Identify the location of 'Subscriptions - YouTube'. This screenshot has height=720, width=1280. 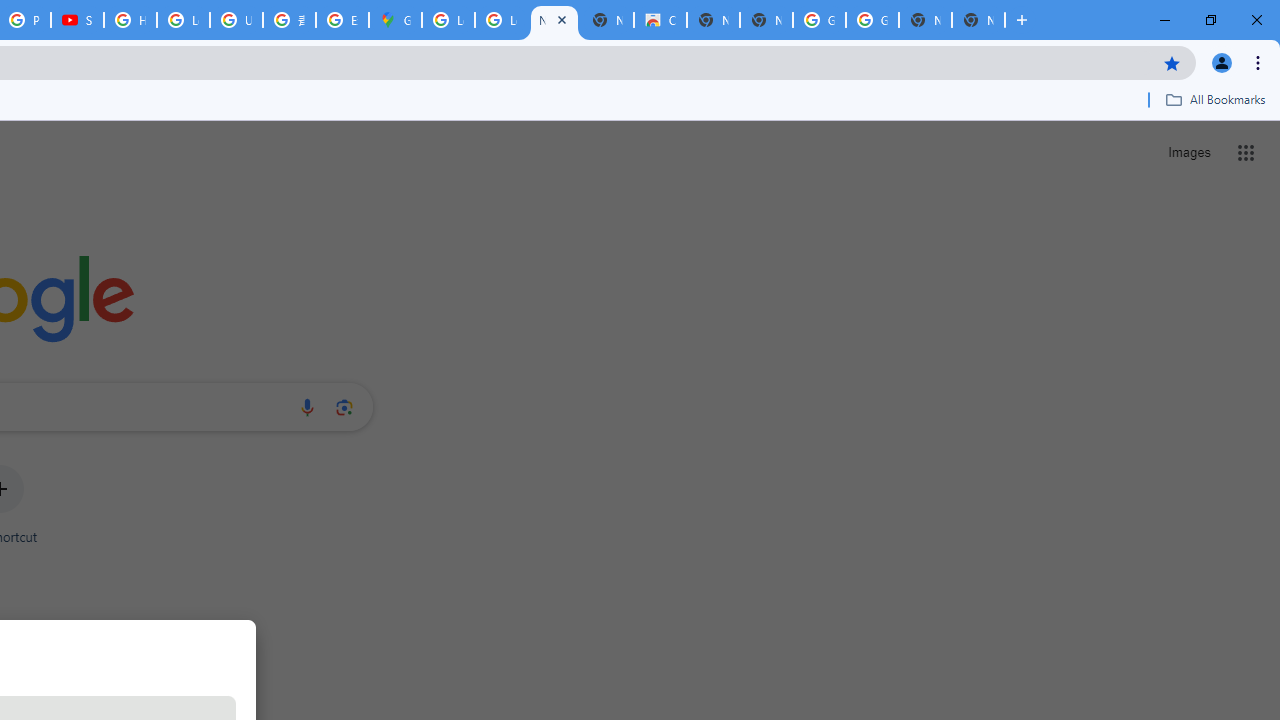
(77, 20).